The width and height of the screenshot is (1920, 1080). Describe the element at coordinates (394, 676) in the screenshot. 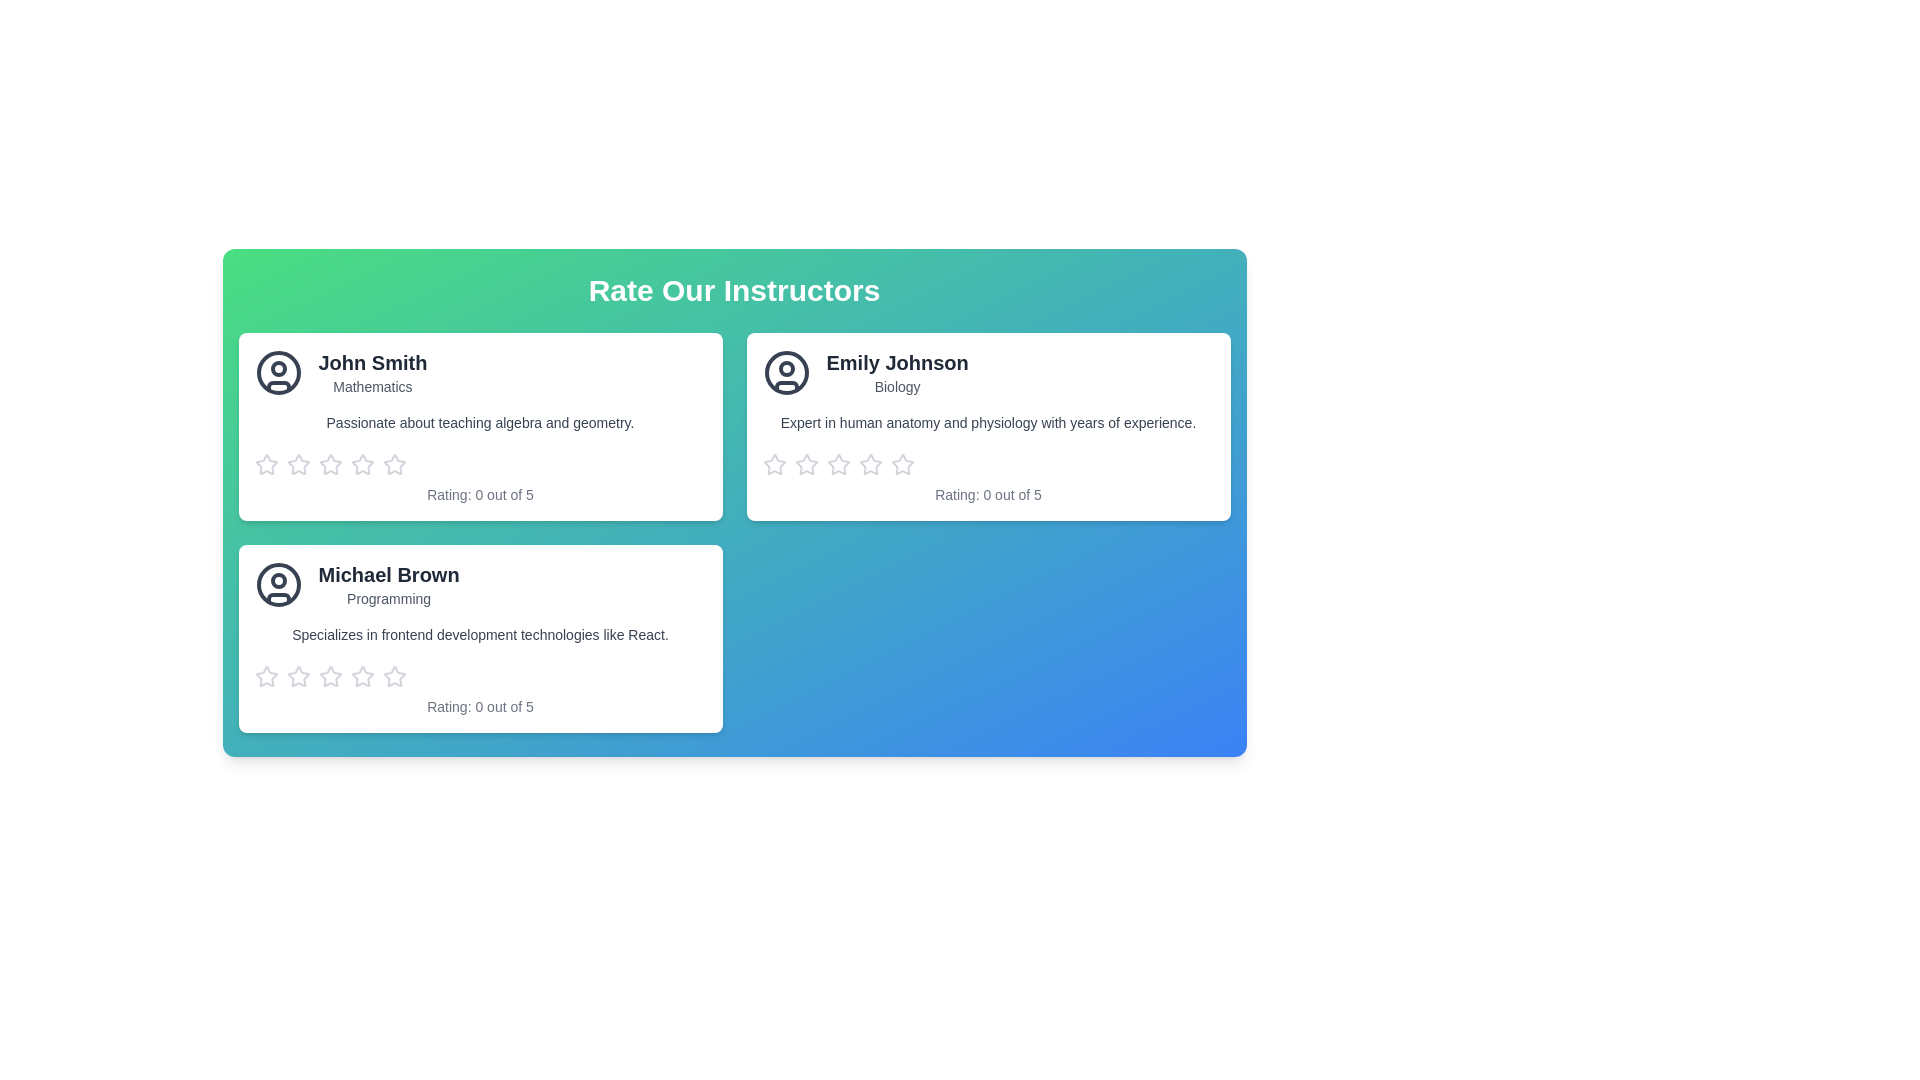

I see `the fifth rating star icon for the 'Michael Brown' instructor card located in the rating section below the card` at that location.